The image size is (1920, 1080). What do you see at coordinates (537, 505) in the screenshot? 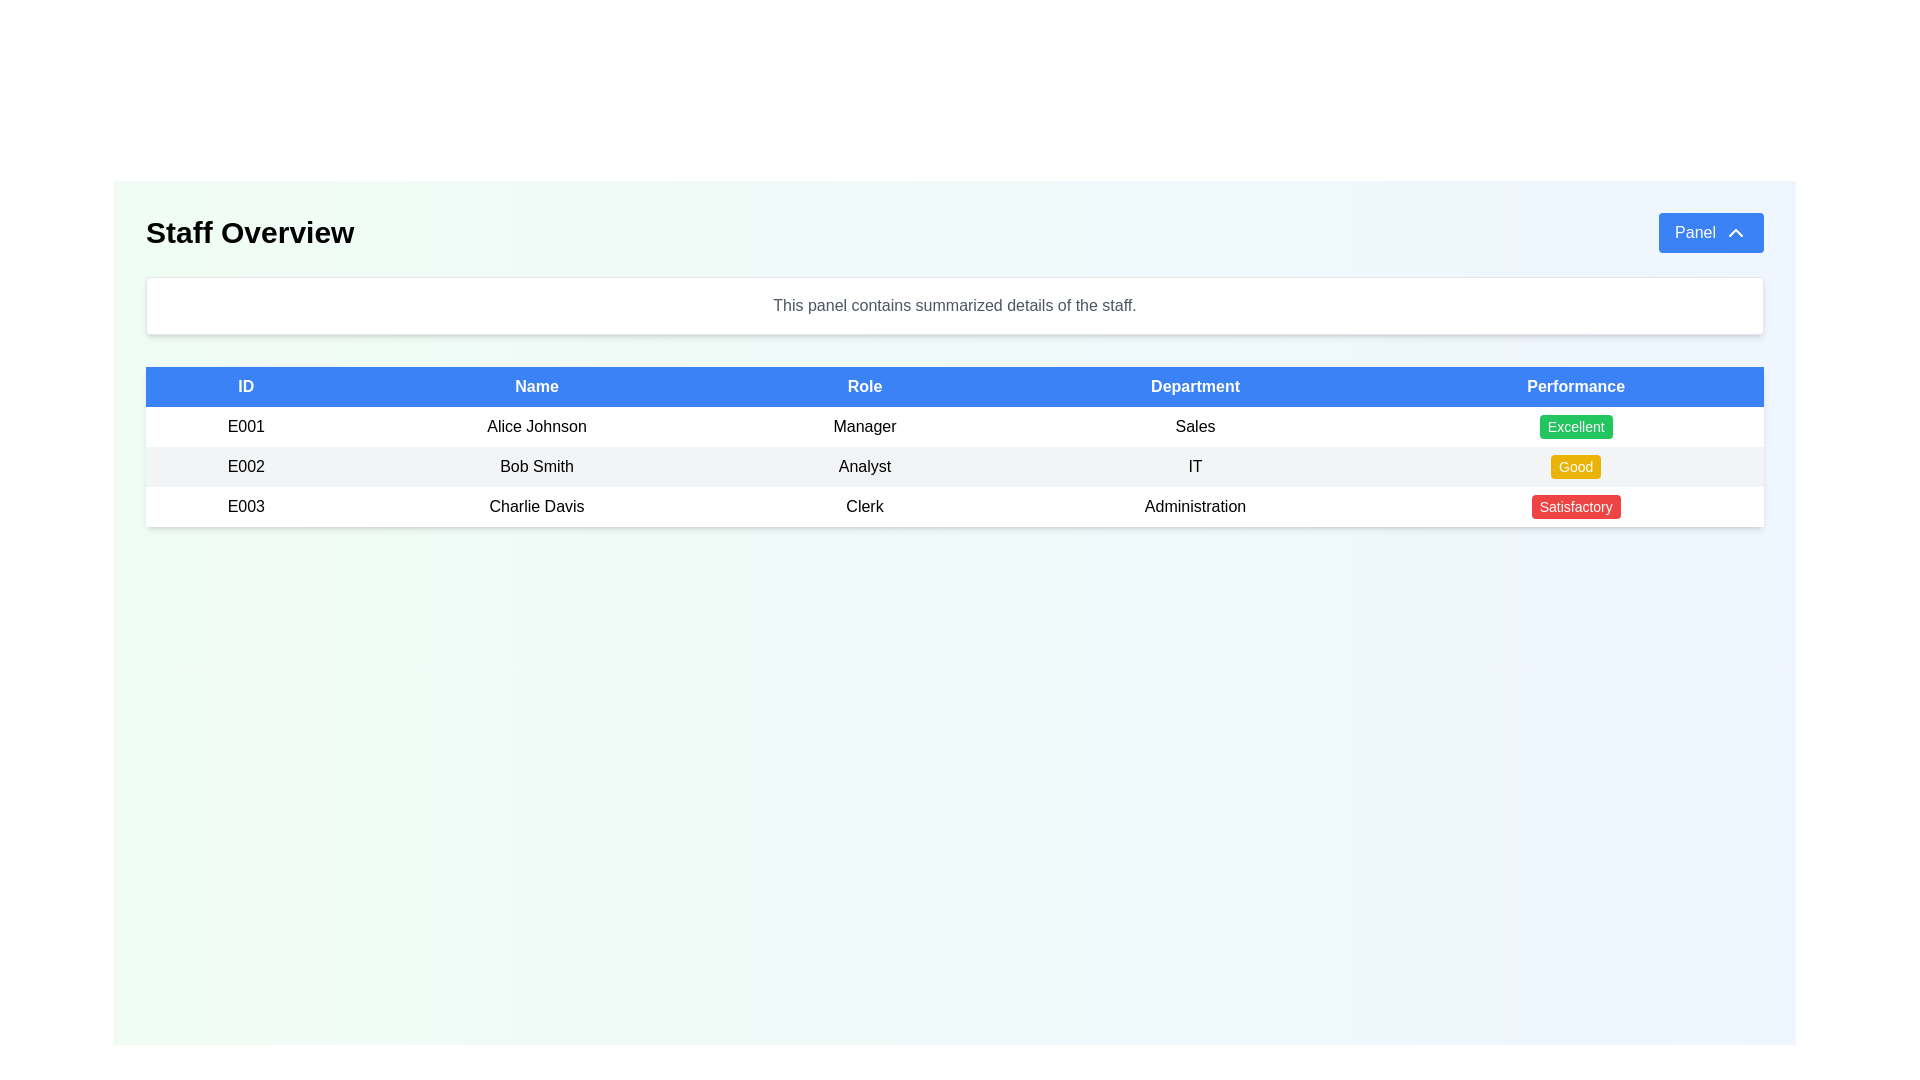
I see `displayed text in the tabular cell containing the name 'Charlie Davis', which is the second column in the third row of a staff information table` at bounding box center [537, 505].